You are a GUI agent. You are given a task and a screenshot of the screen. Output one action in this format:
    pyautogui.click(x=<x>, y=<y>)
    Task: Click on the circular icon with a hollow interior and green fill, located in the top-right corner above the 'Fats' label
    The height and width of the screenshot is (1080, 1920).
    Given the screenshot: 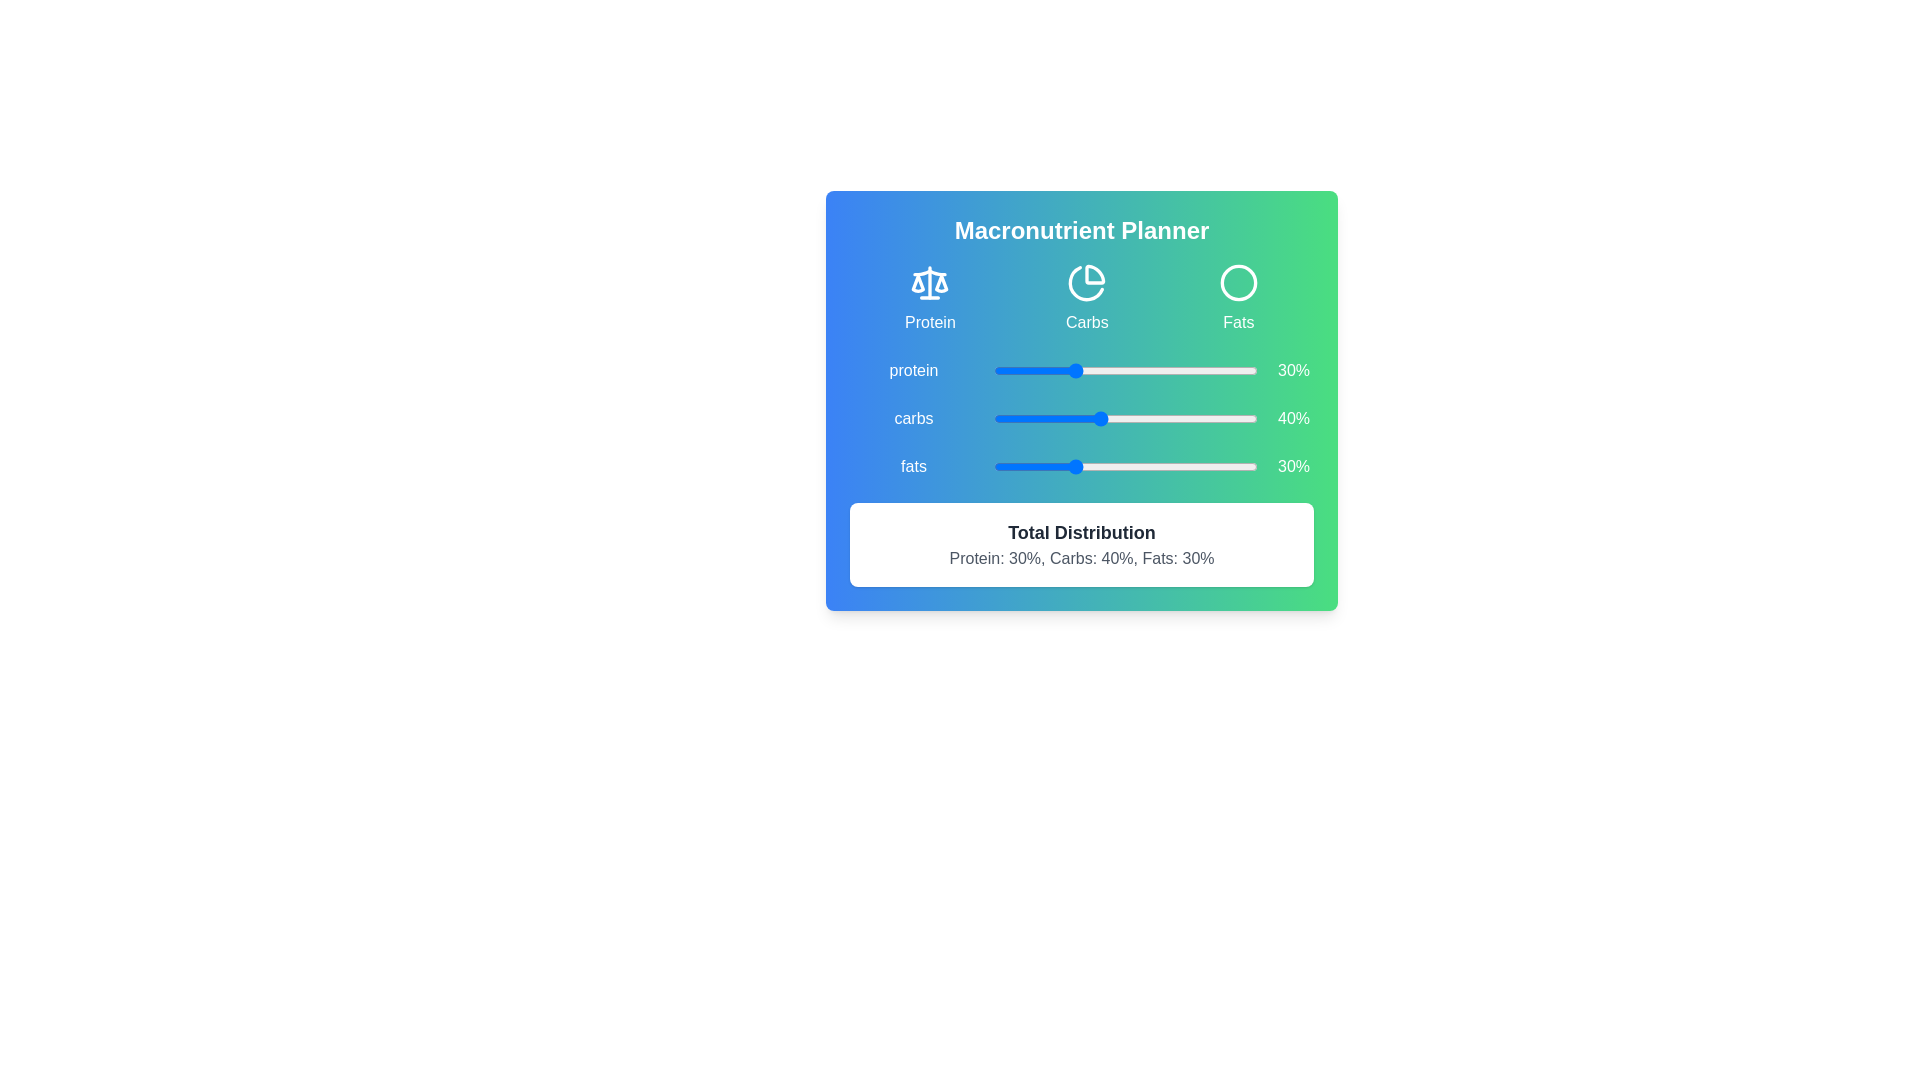 What is the action you would take?
    pyautogui.click(x=1237, y=282)
    